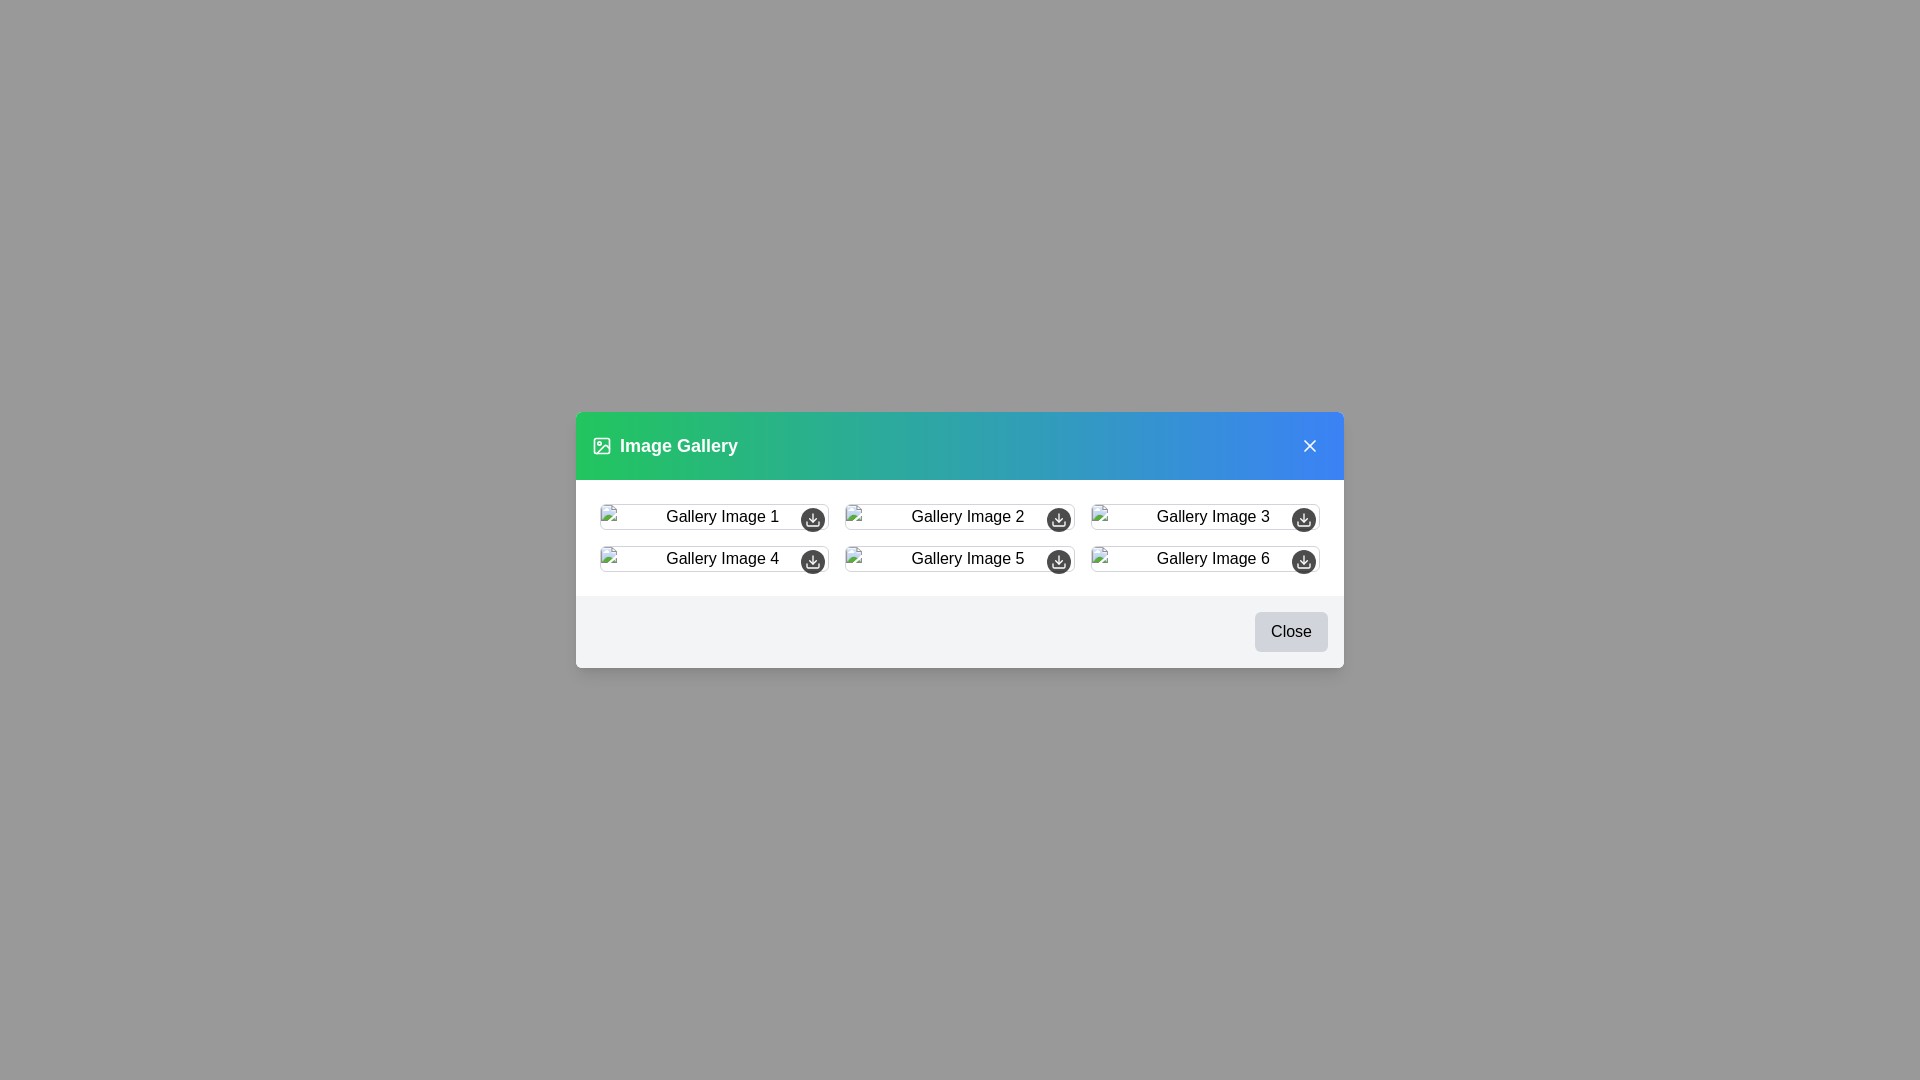  What do you see at coordinates (1056, 519) in the screenshot?
I see `the download button for image 2` at bounding box center [1056, 519].